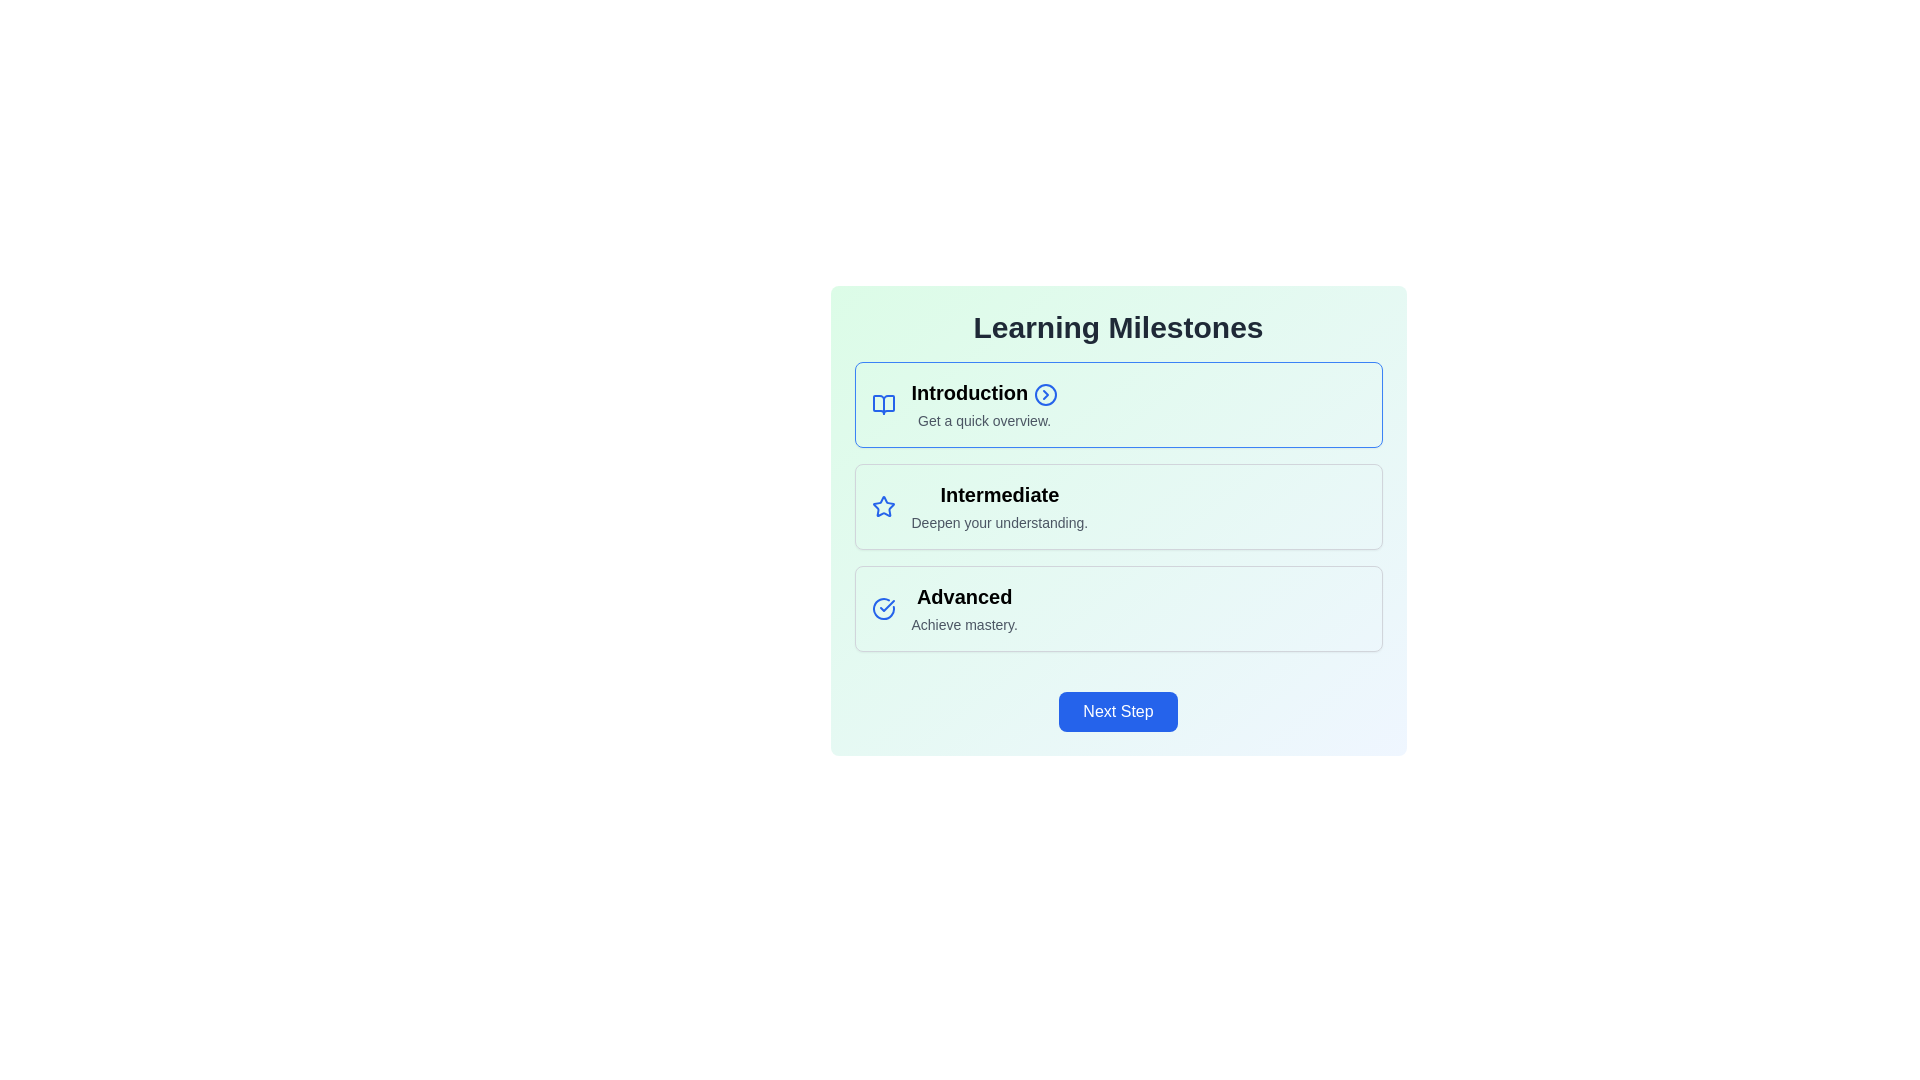 The width and height of the screenshot is (1920, 1080). What do you see at coordinates (1117, 711) in the screenshot?
I see `the navigation button located at the bottom center of the card structure` at bounding box center [1117, 711].